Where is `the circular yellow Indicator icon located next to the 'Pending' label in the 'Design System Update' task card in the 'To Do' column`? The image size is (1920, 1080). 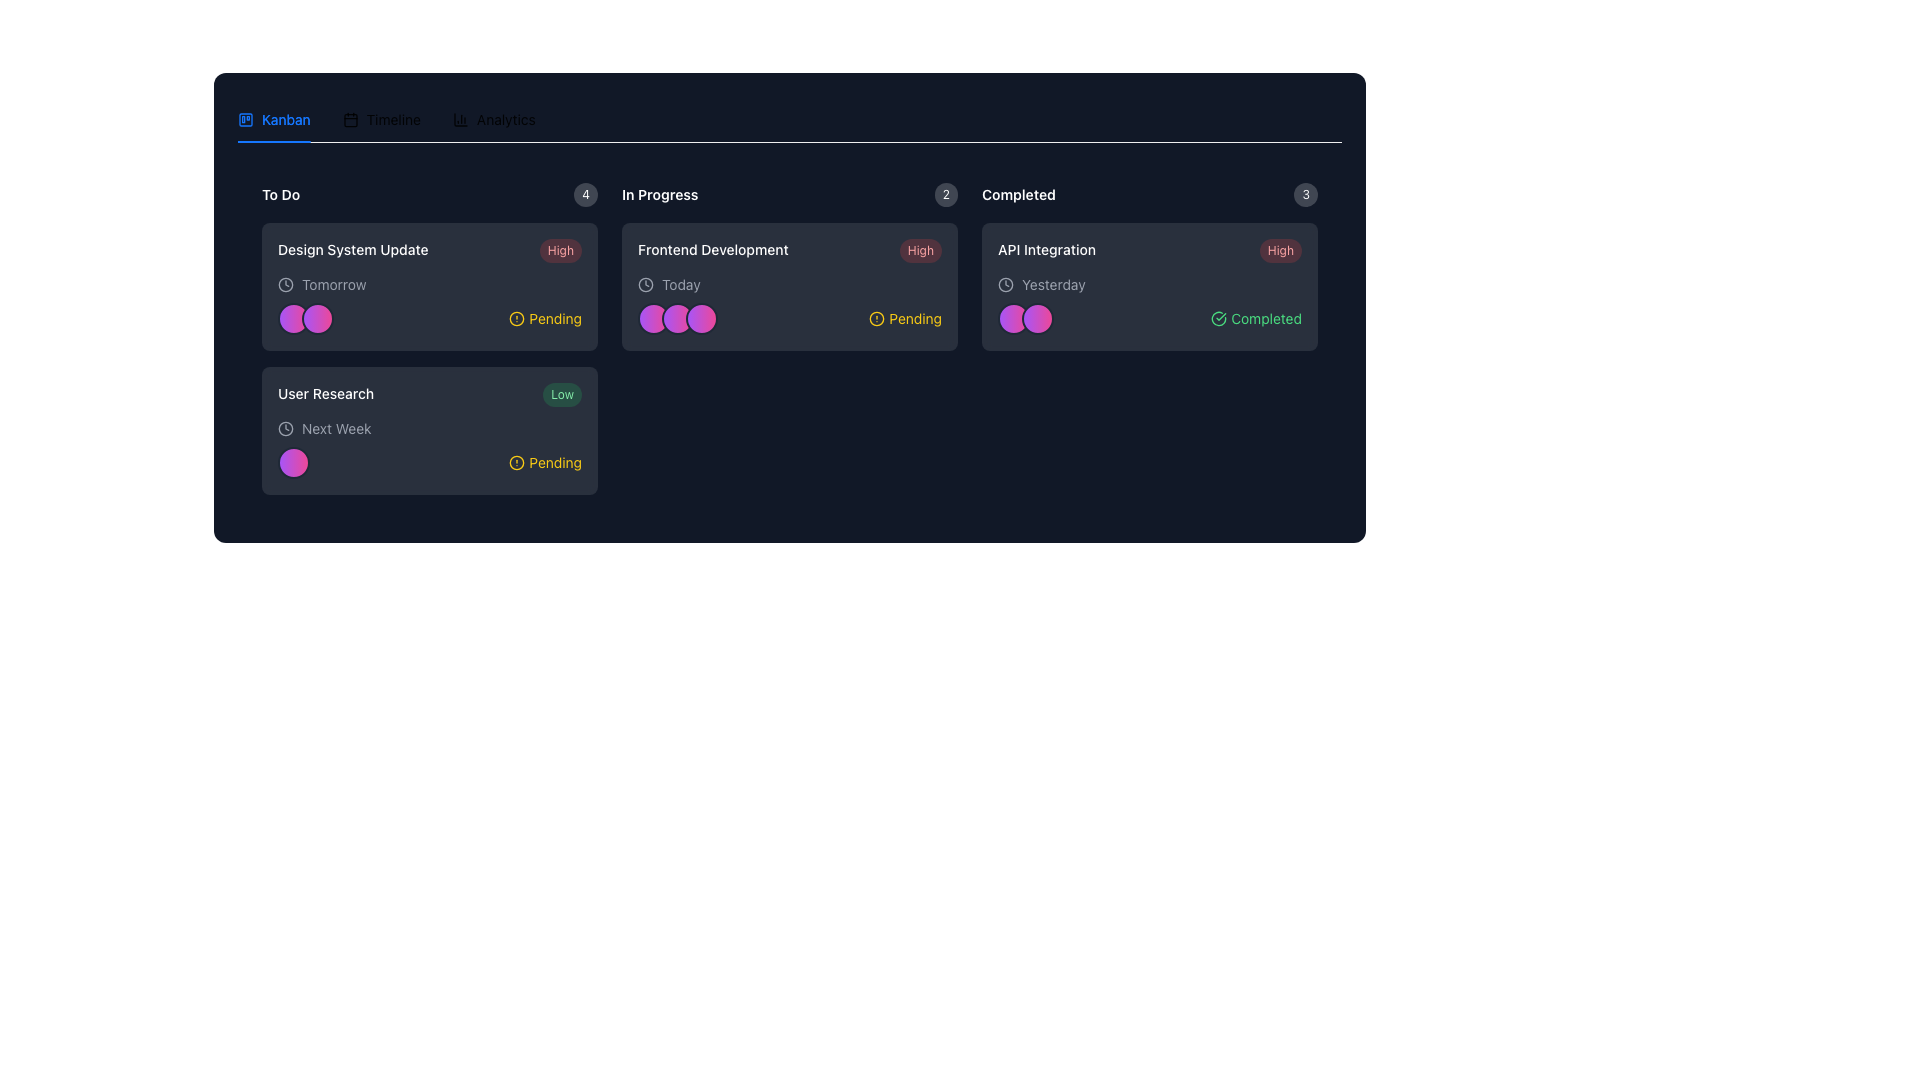
the circular yellow Indicator icon located next to the 'Pending' label in the 'Design System Update' task card in the 'To Do' column is located at coordinates (517, 318).